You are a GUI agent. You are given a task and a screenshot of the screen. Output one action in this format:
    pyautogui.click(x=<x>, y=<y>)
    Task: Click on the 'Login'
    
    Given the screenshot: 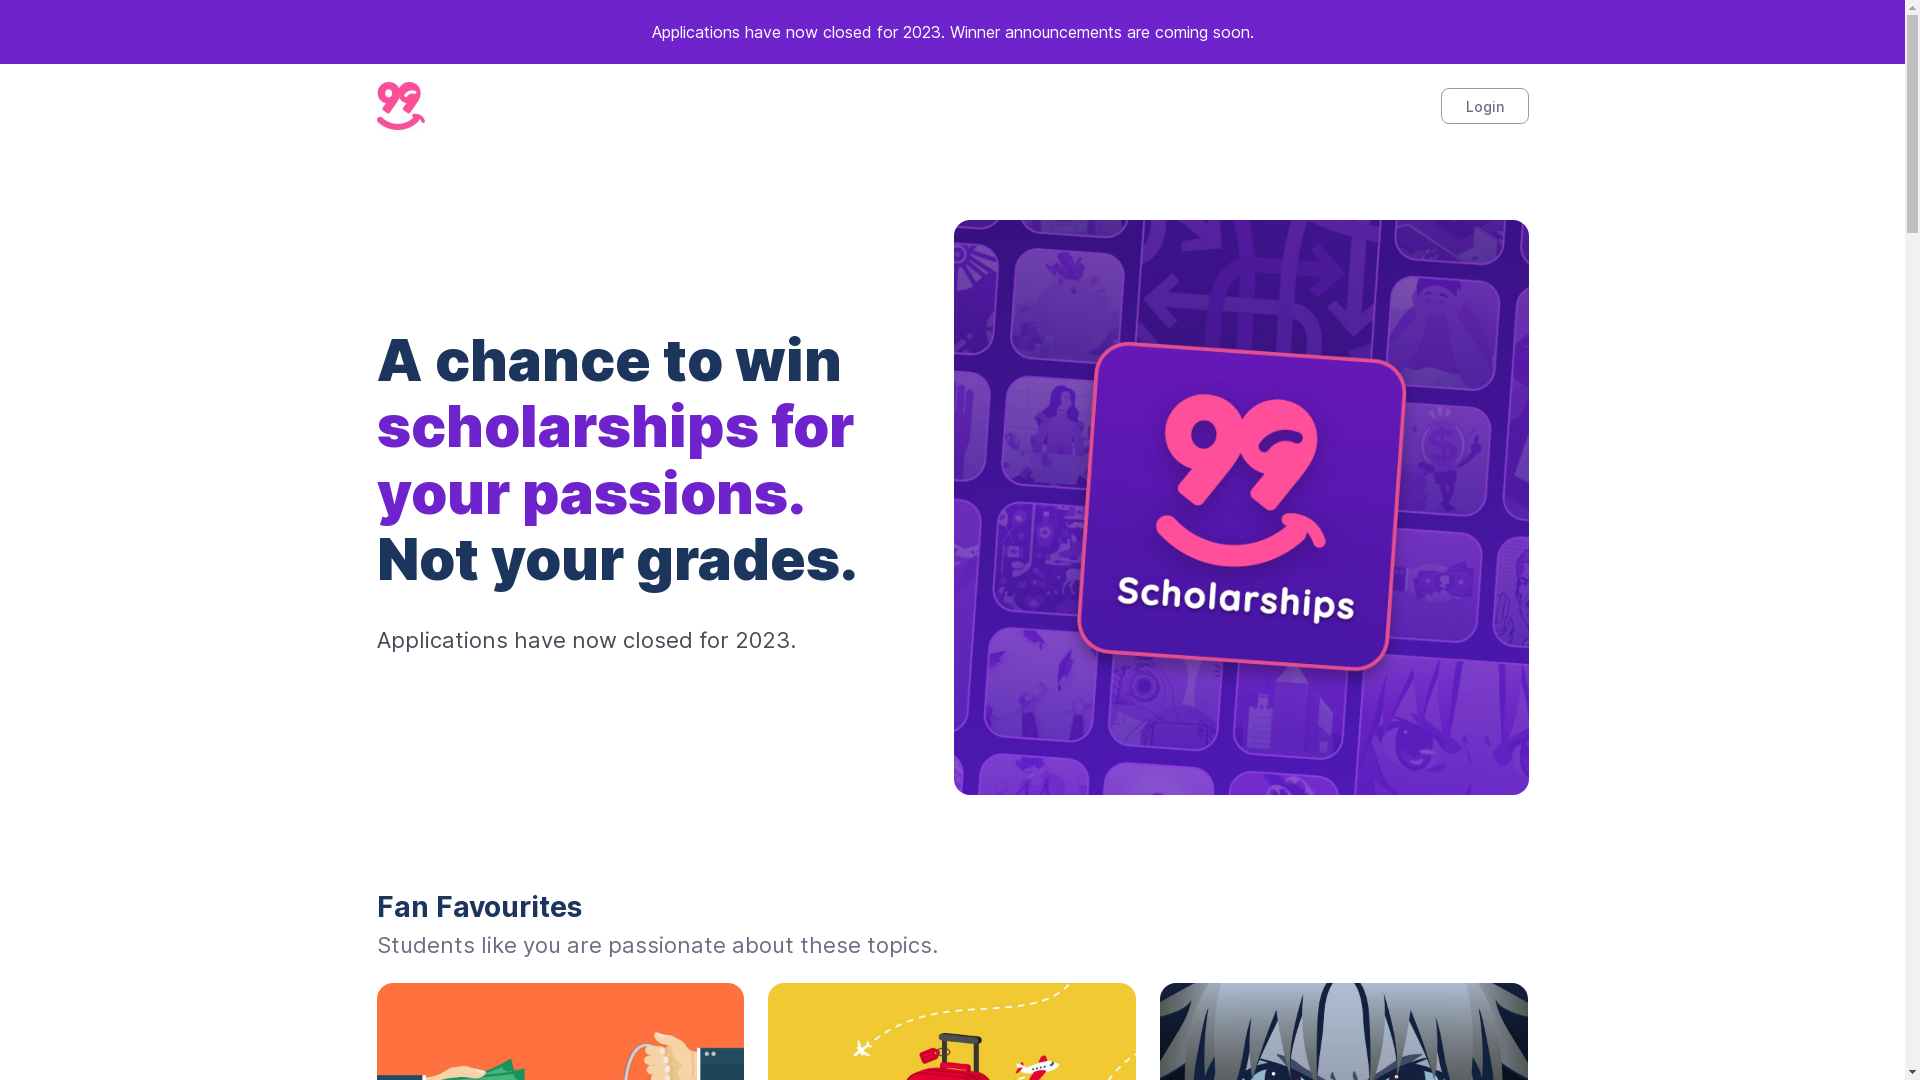 What is the action you would take?
    pyautogui.click(x=1483, y=105)
    